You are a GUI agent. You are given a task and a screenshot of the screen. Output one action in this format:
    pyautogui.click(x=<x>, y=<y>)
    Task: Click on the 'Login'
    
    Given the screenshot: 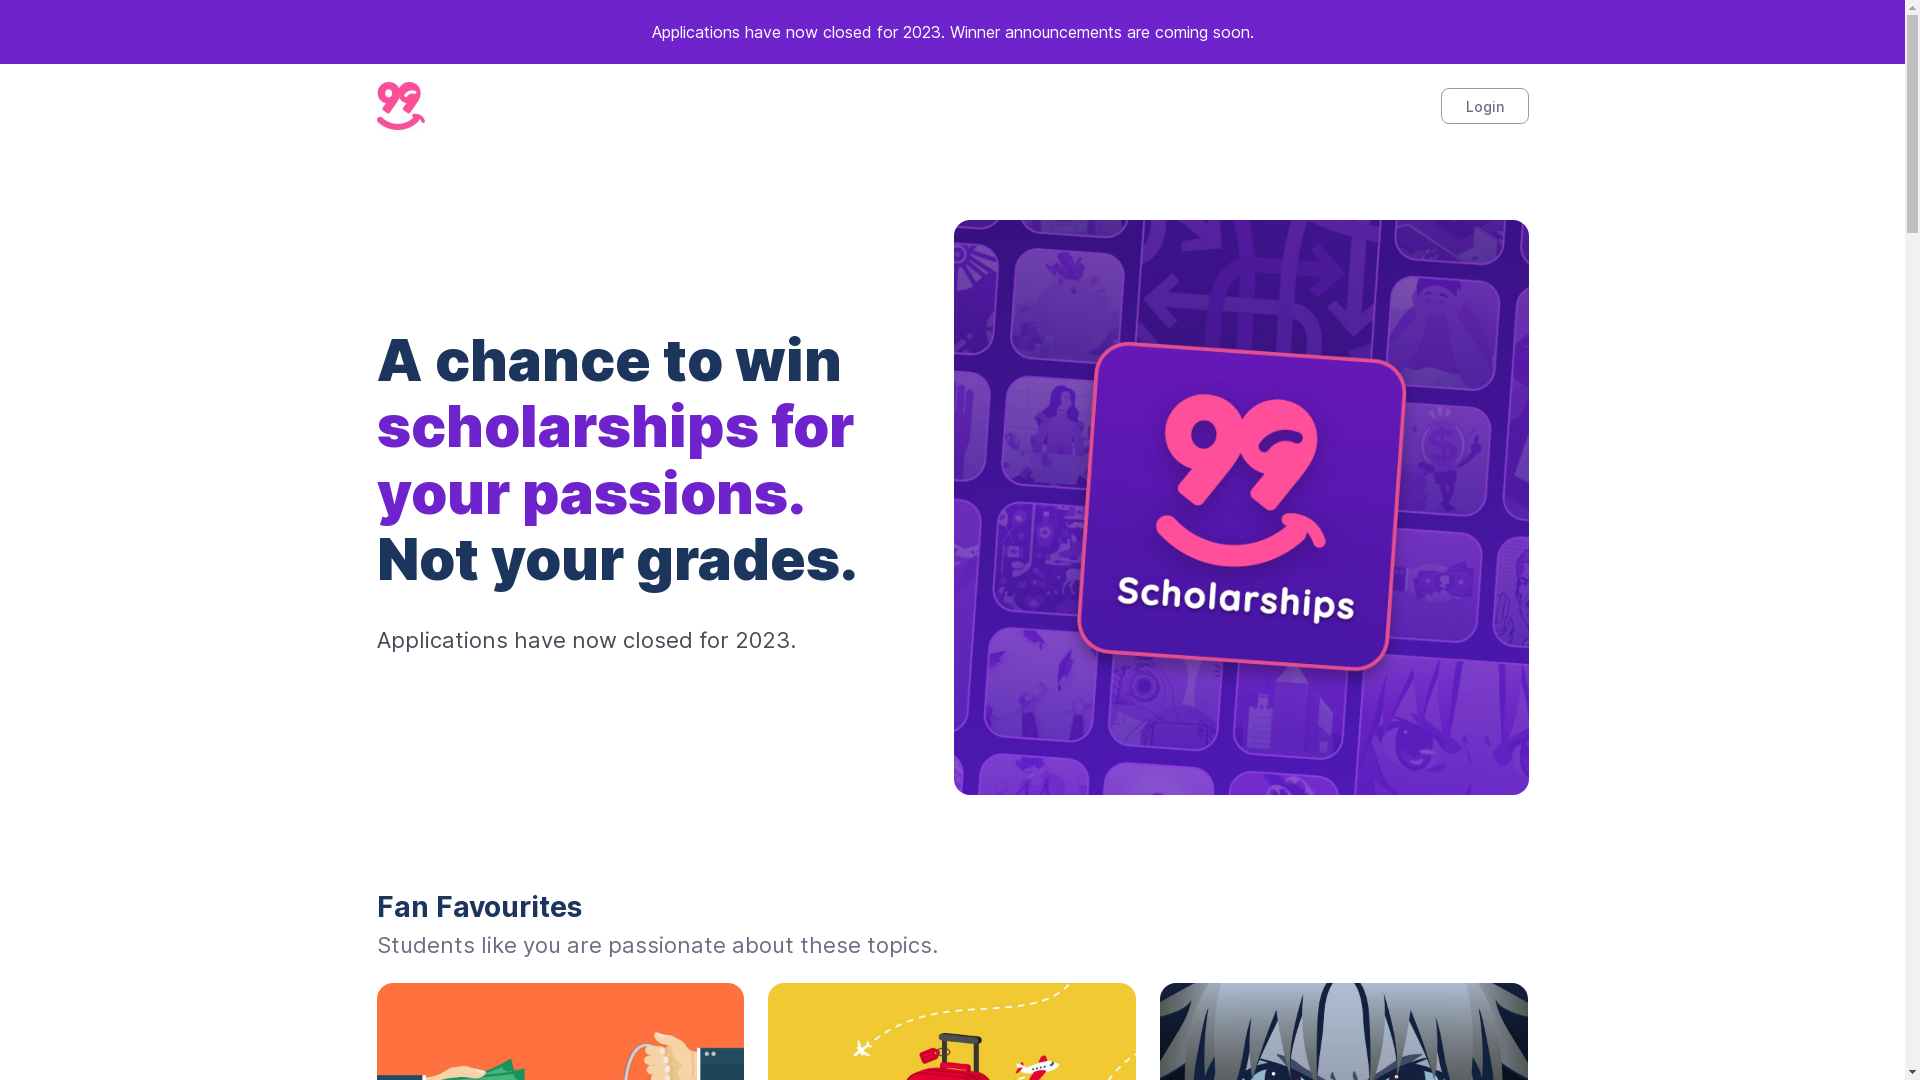 What is the action you would take?
    pyautogui.click(x=1483, y=105)
    